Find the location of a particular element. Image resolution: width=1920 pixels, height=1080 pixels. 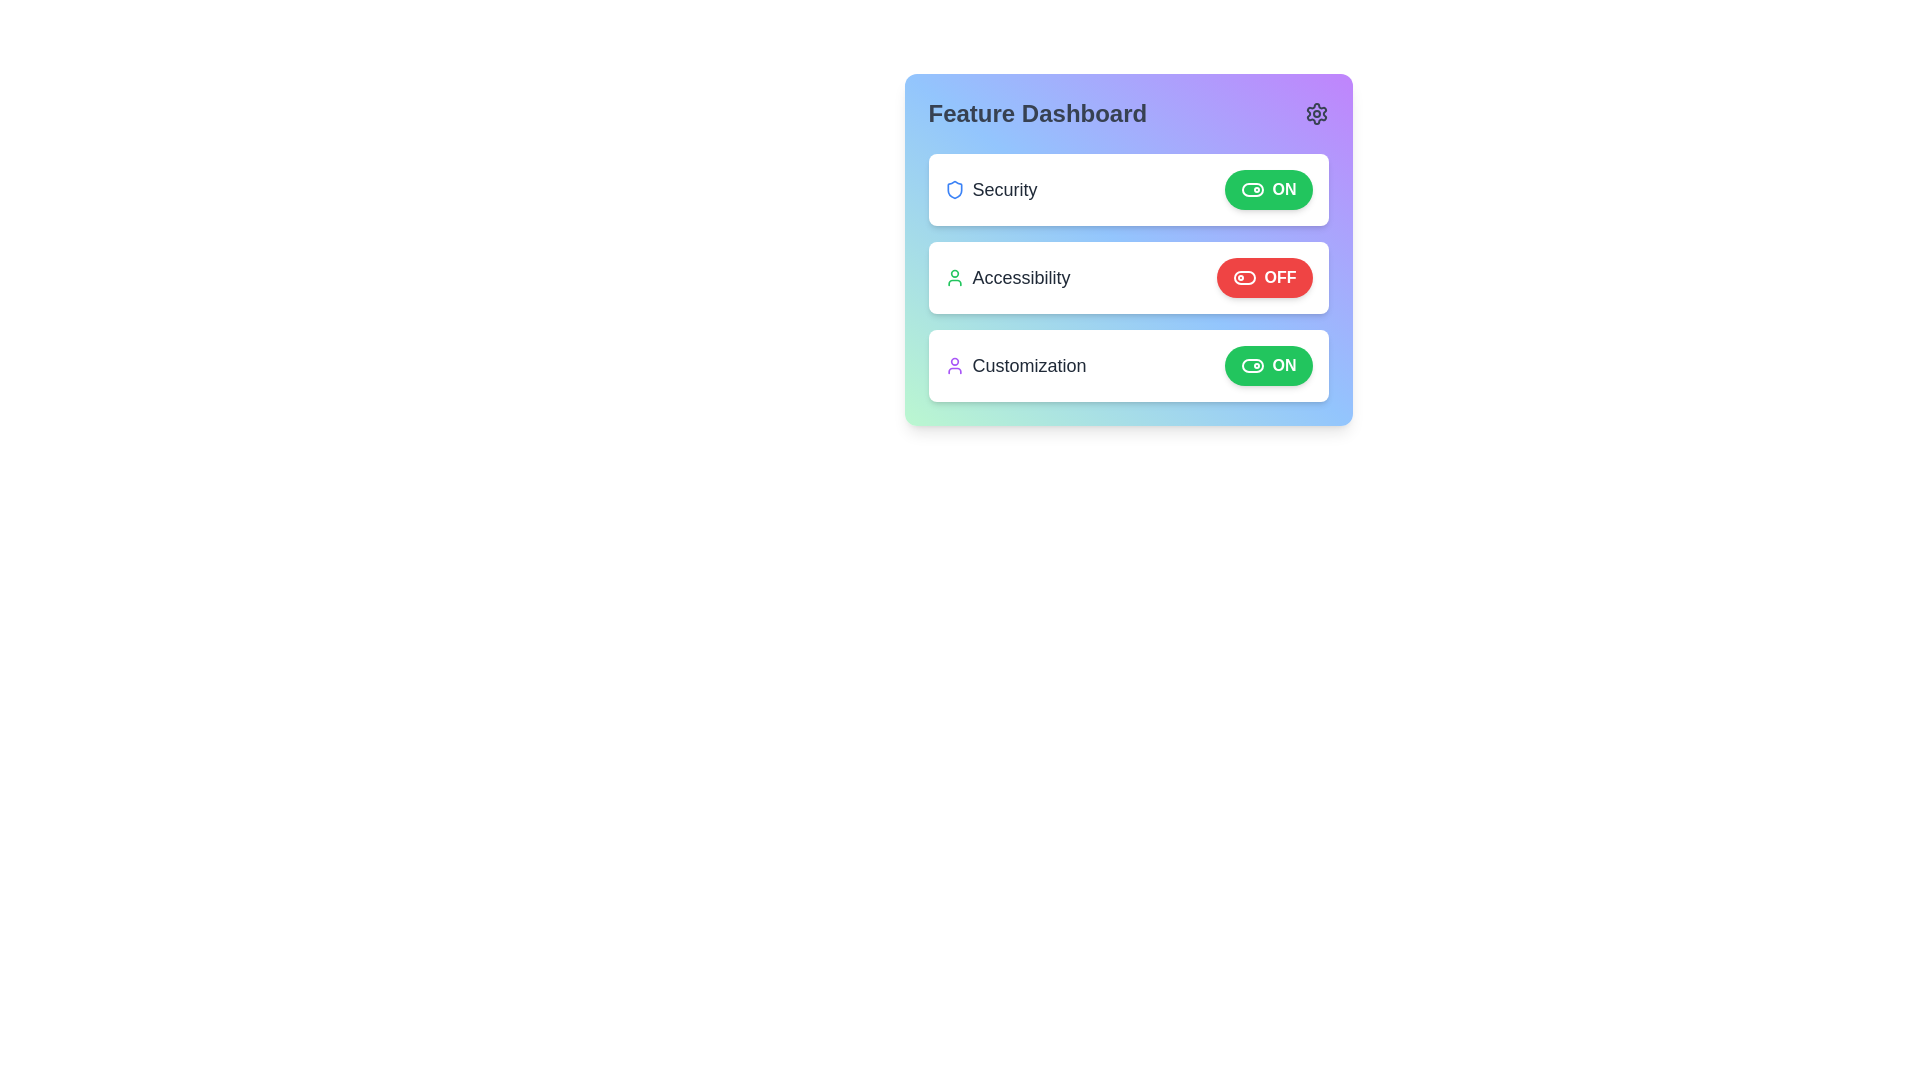

the toggle button for the Security feature to change its state is located at coordinates (1267, 189).